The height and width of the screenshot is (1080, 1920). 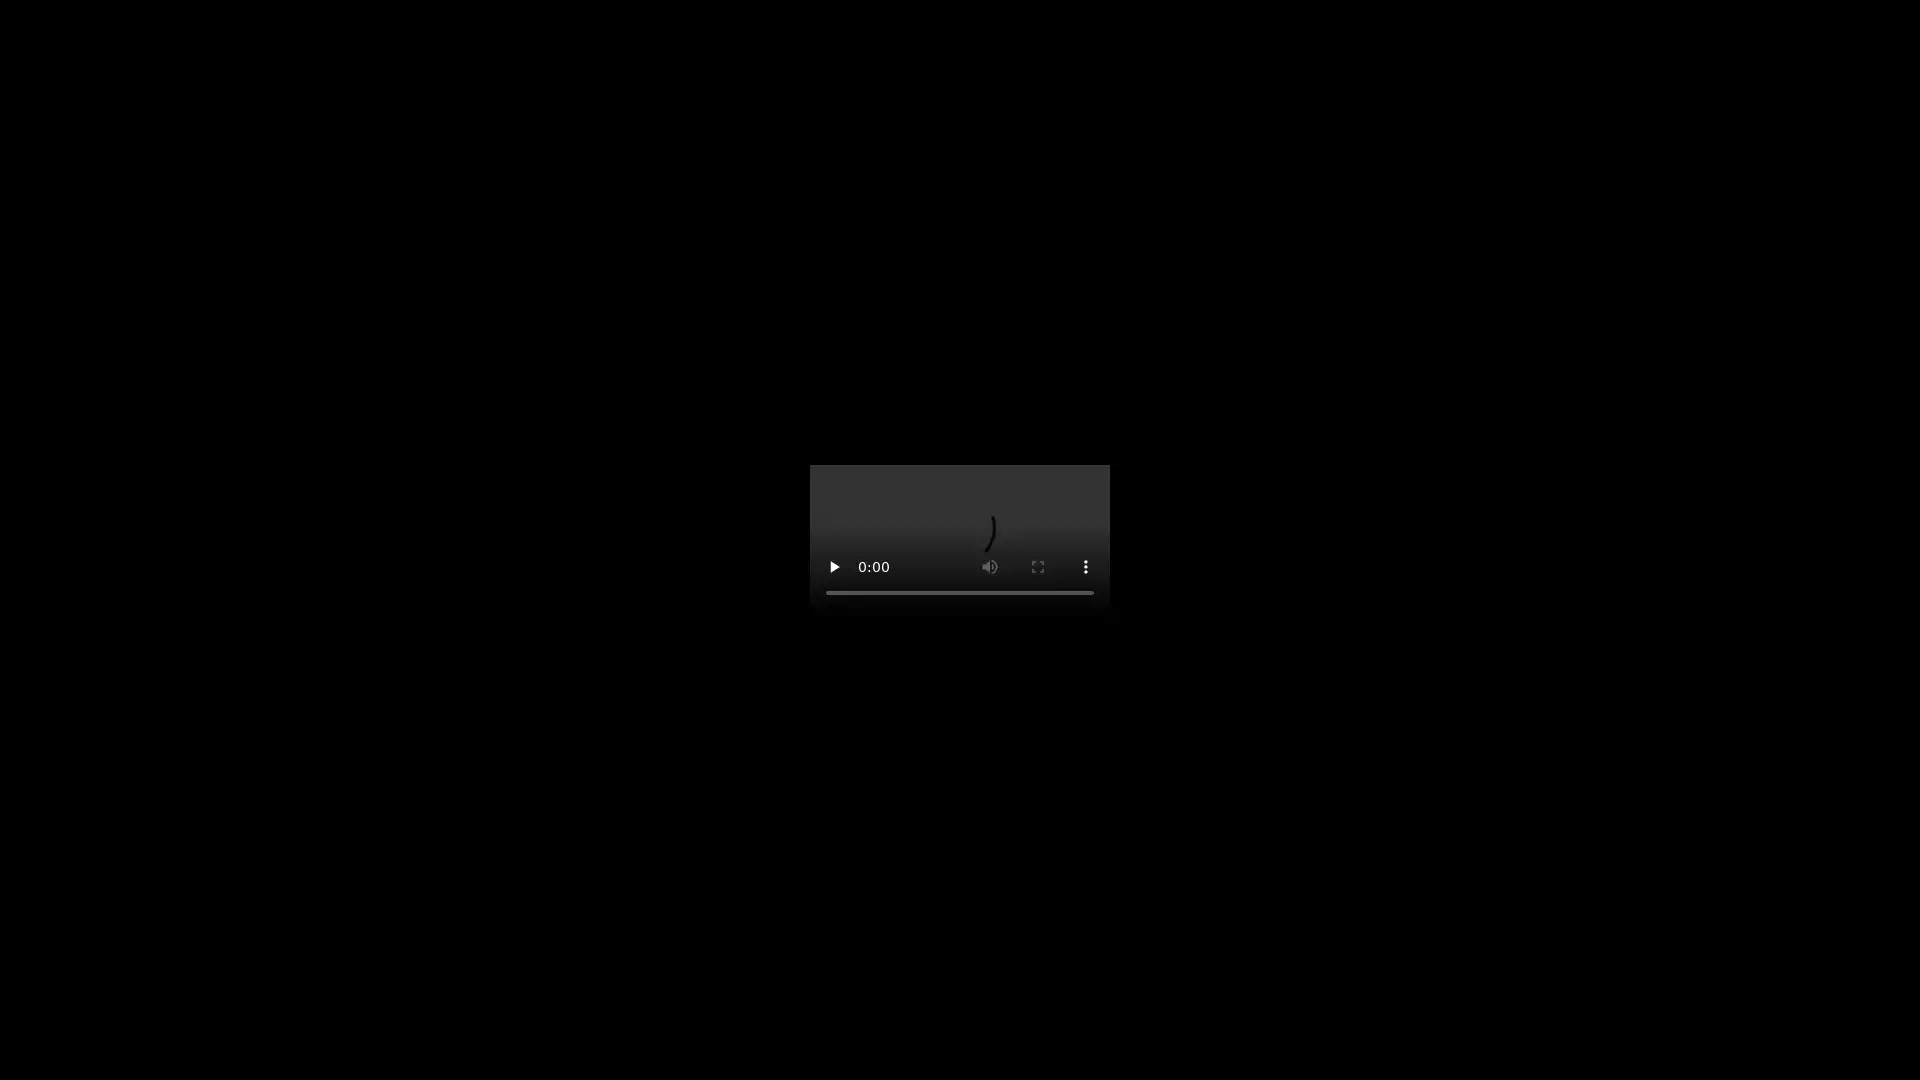 I want to click on play, so click(x=835, y=586).